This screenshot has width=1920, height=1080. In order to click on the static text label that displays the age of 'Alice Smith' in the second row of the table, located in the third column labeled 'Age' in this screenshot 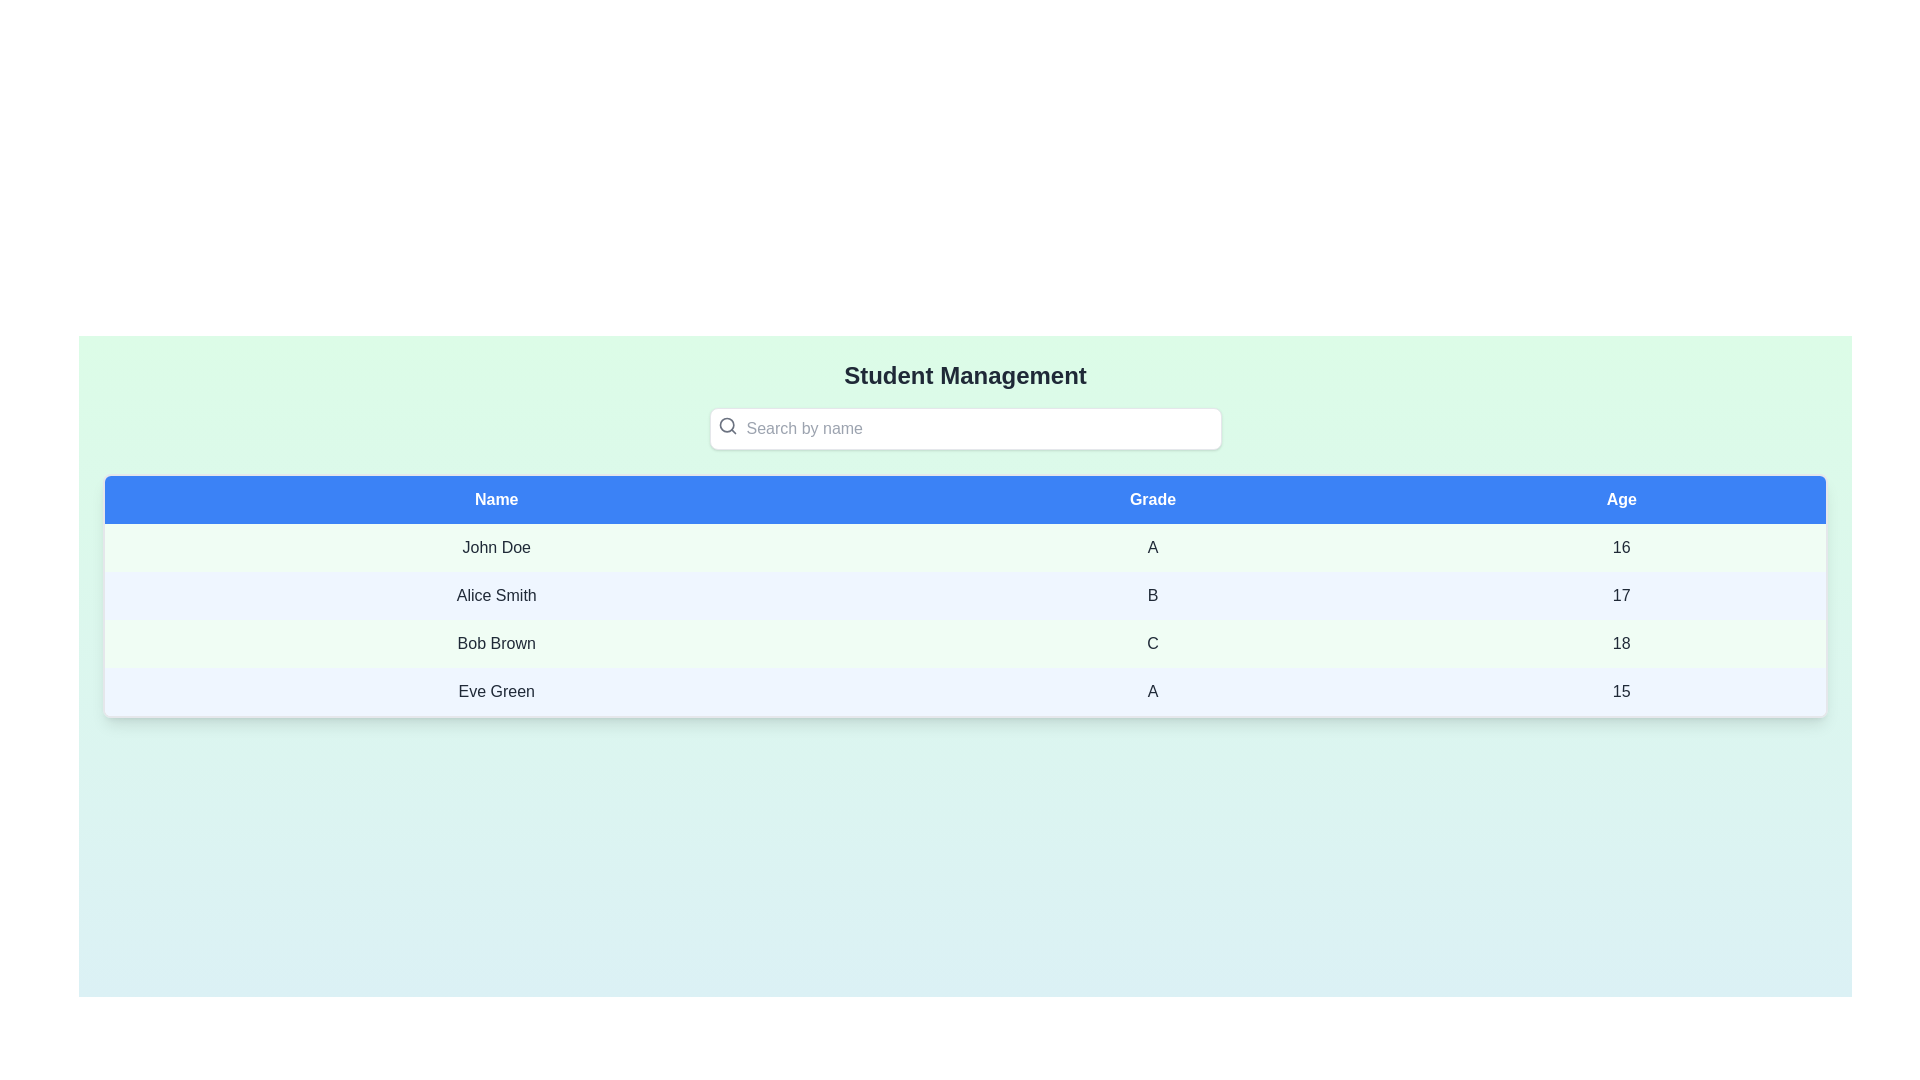, I will do `click(1621, 595)`.